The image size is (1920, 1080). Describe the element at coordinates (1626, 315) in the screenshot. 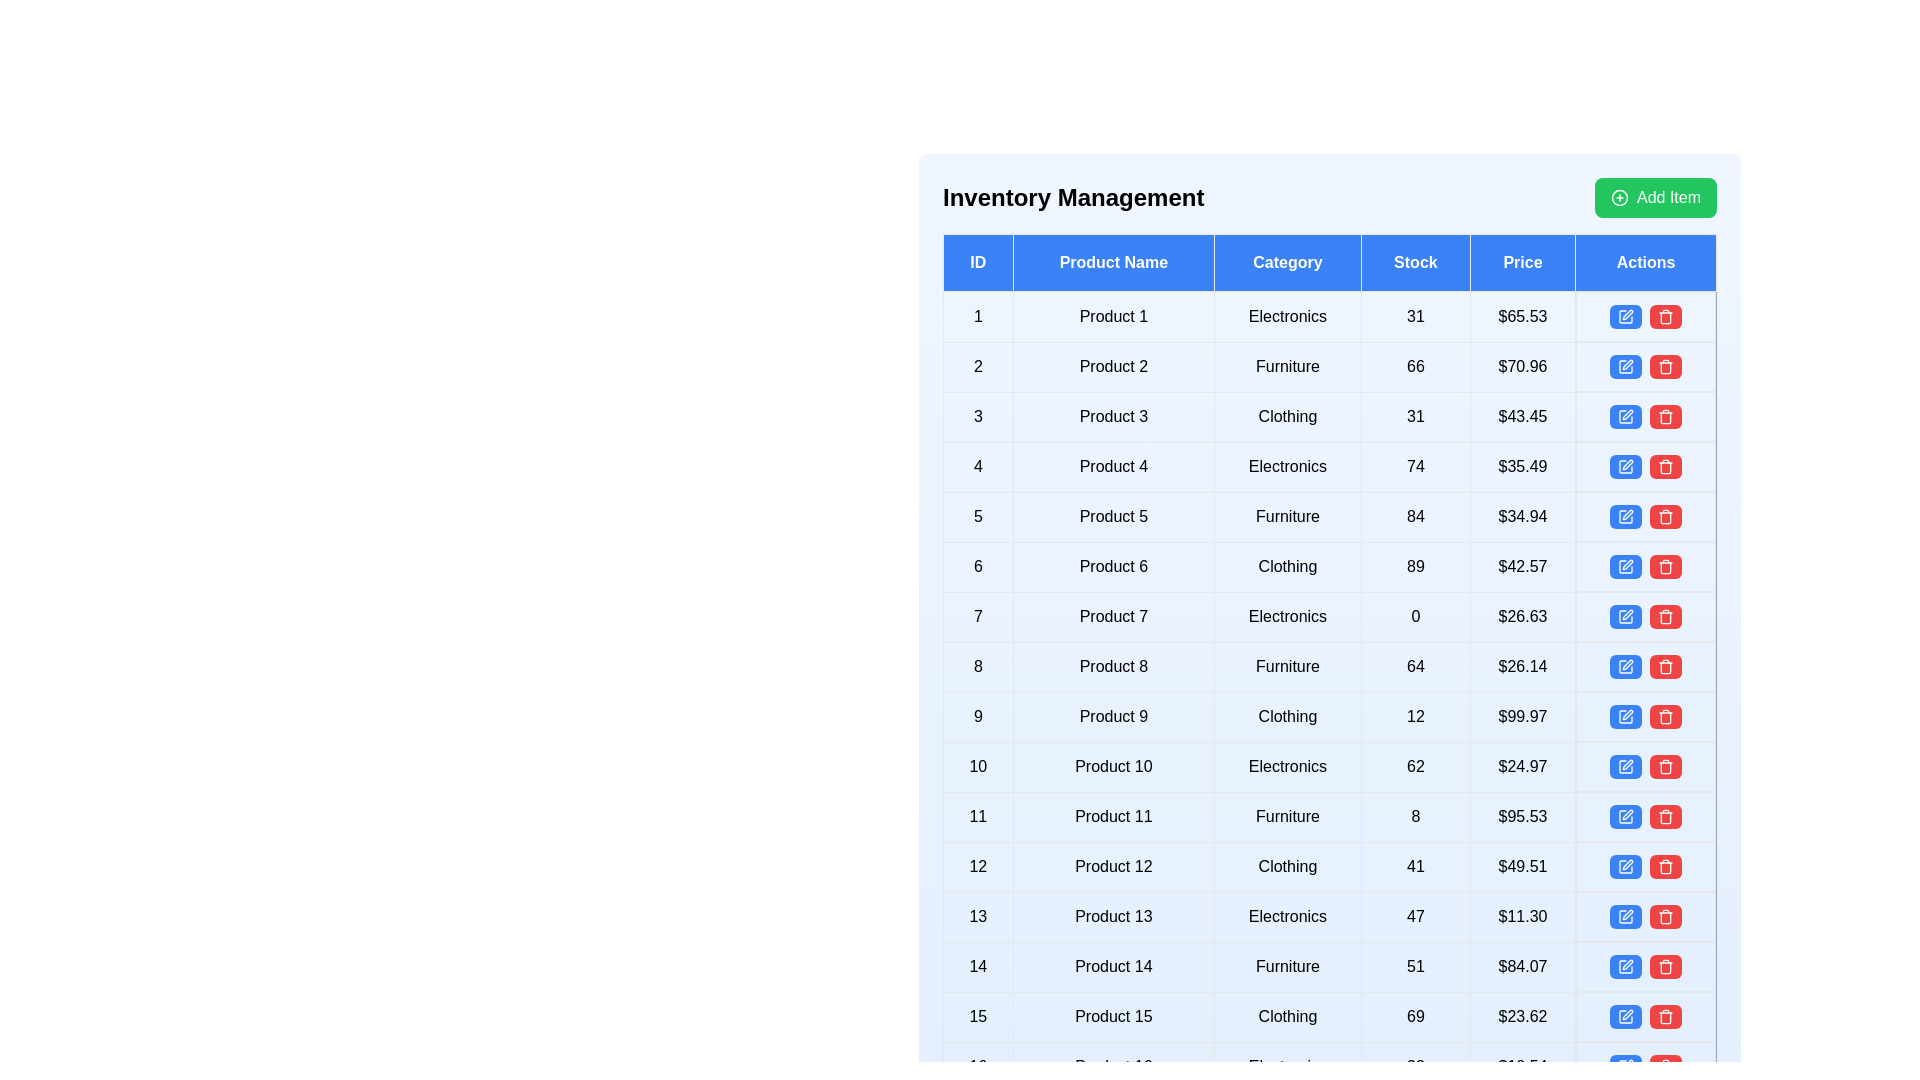

I see `edit button for the first product in the table` at that location.